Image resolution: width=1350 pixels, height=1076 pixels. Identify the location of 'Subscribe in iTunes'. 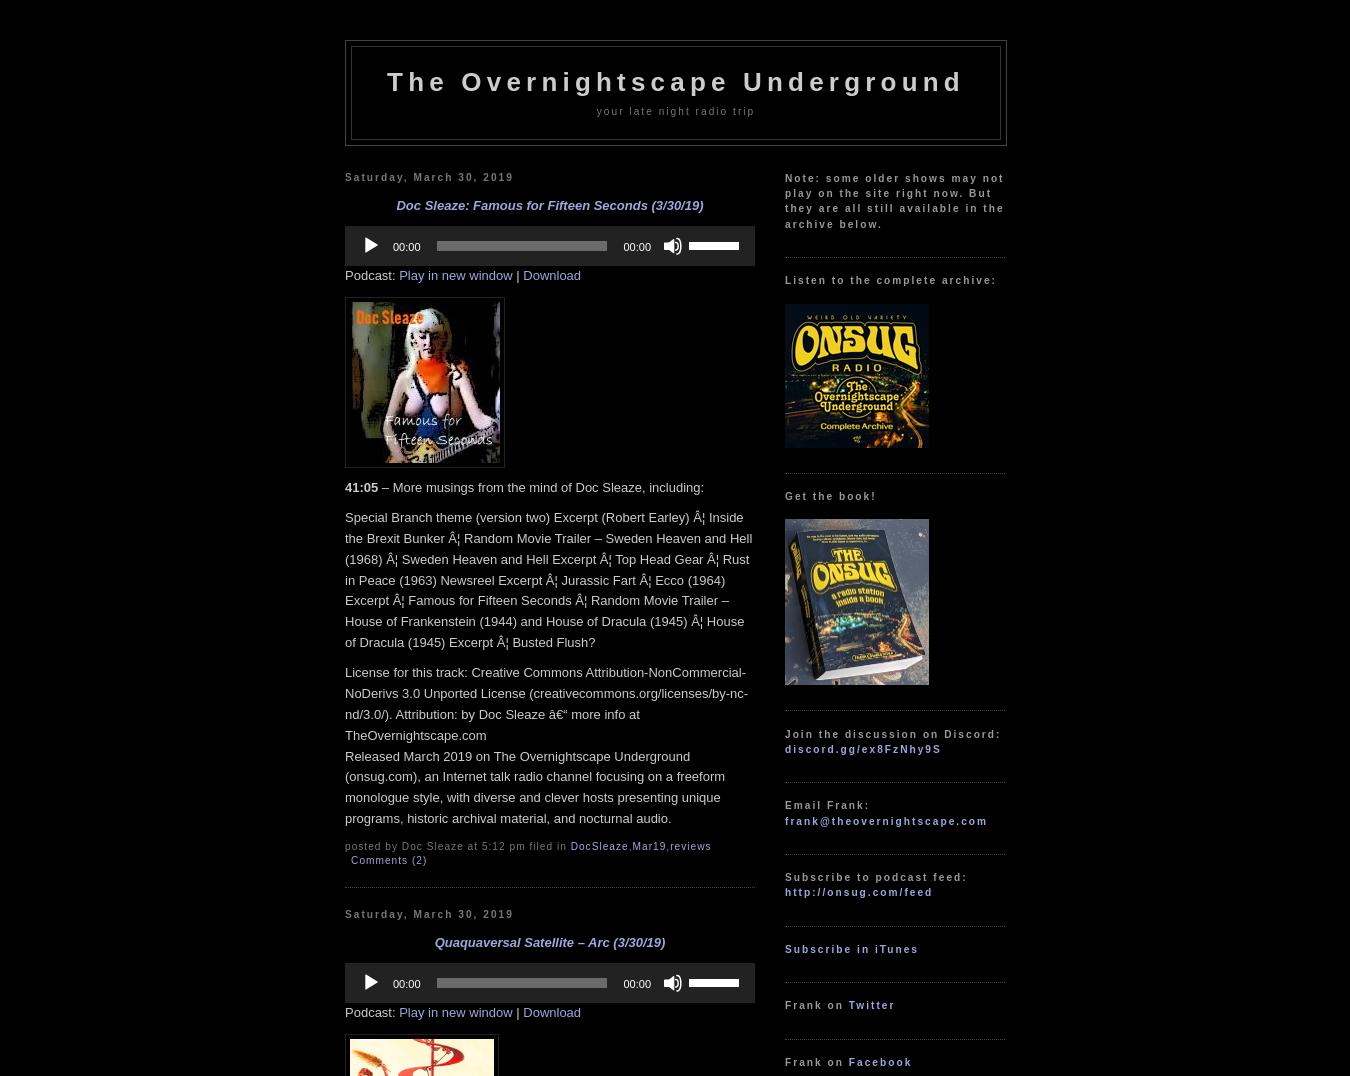
(784, 948).